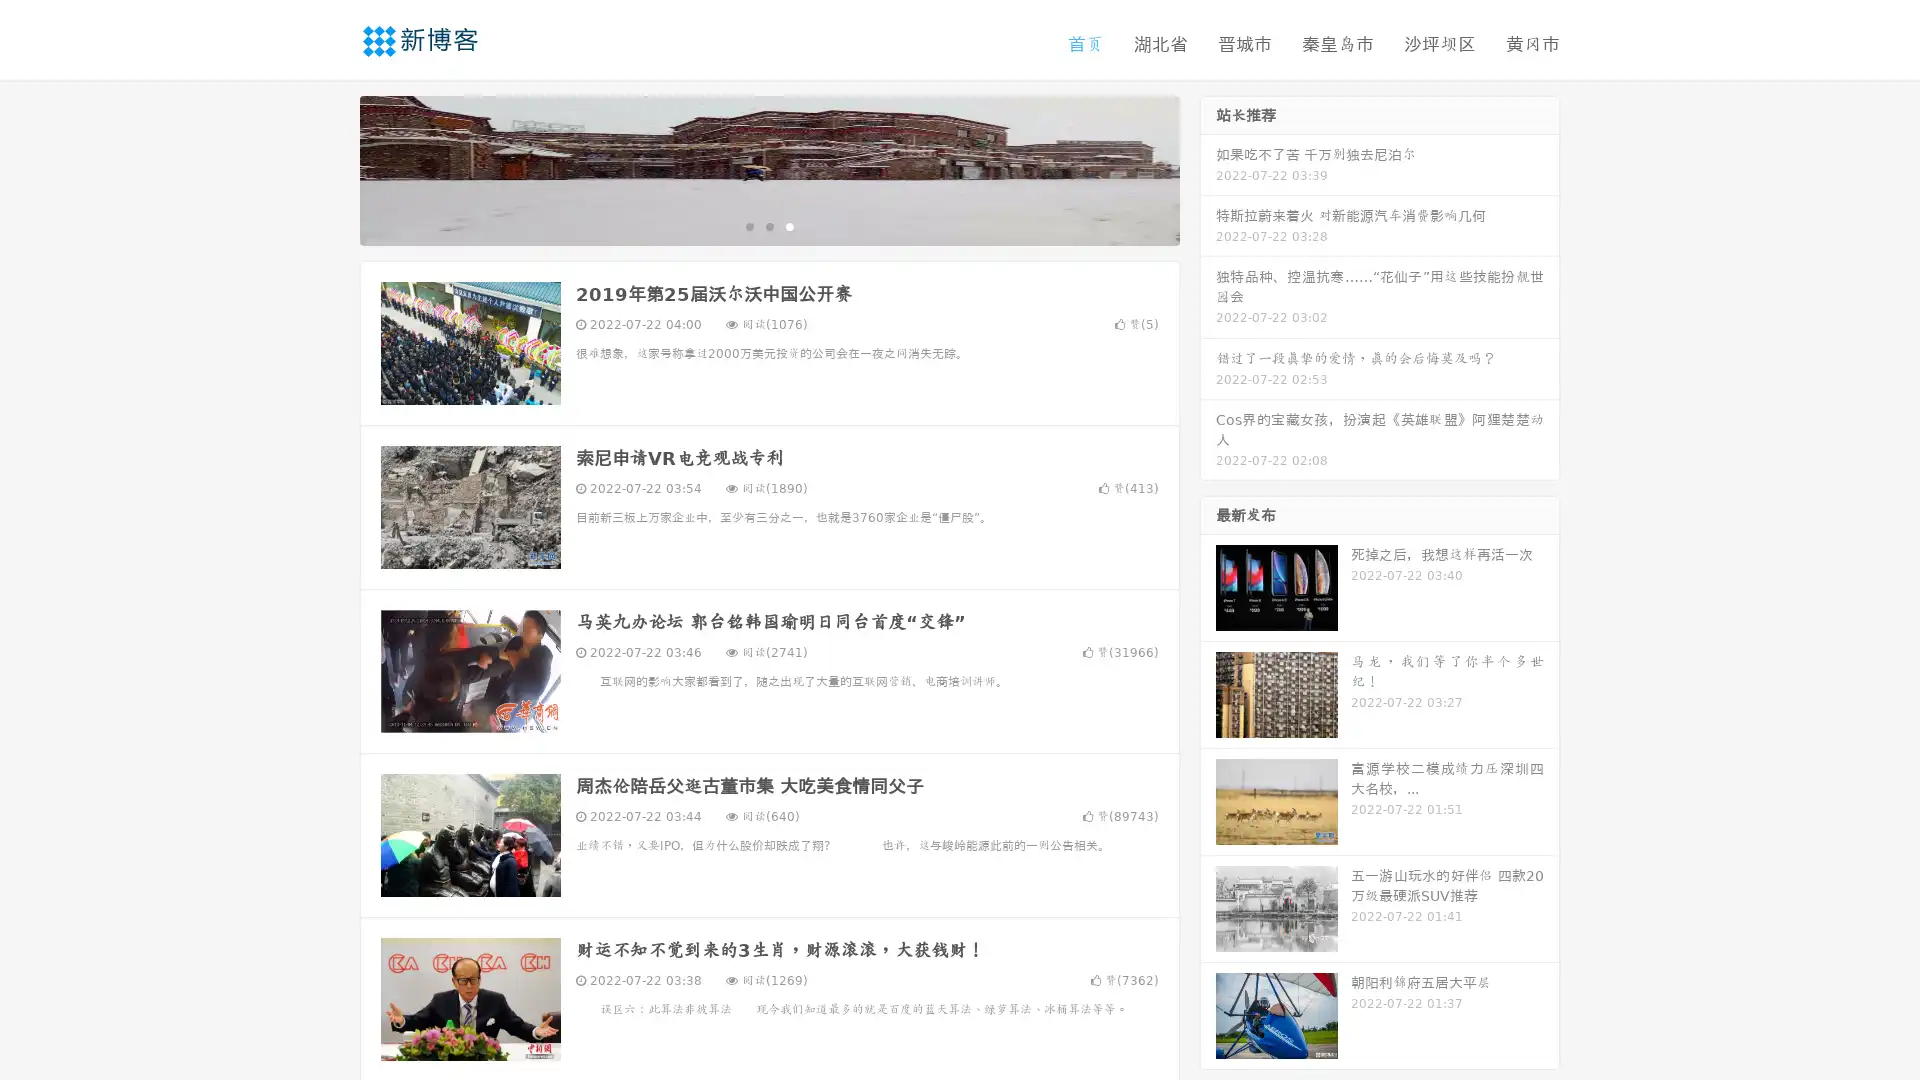 Image resolution: width=1920 pixels, height=1080 pixels. Describe the element at coordinates (330, 168) in the screenshot. I see `Previous slide` at that location.